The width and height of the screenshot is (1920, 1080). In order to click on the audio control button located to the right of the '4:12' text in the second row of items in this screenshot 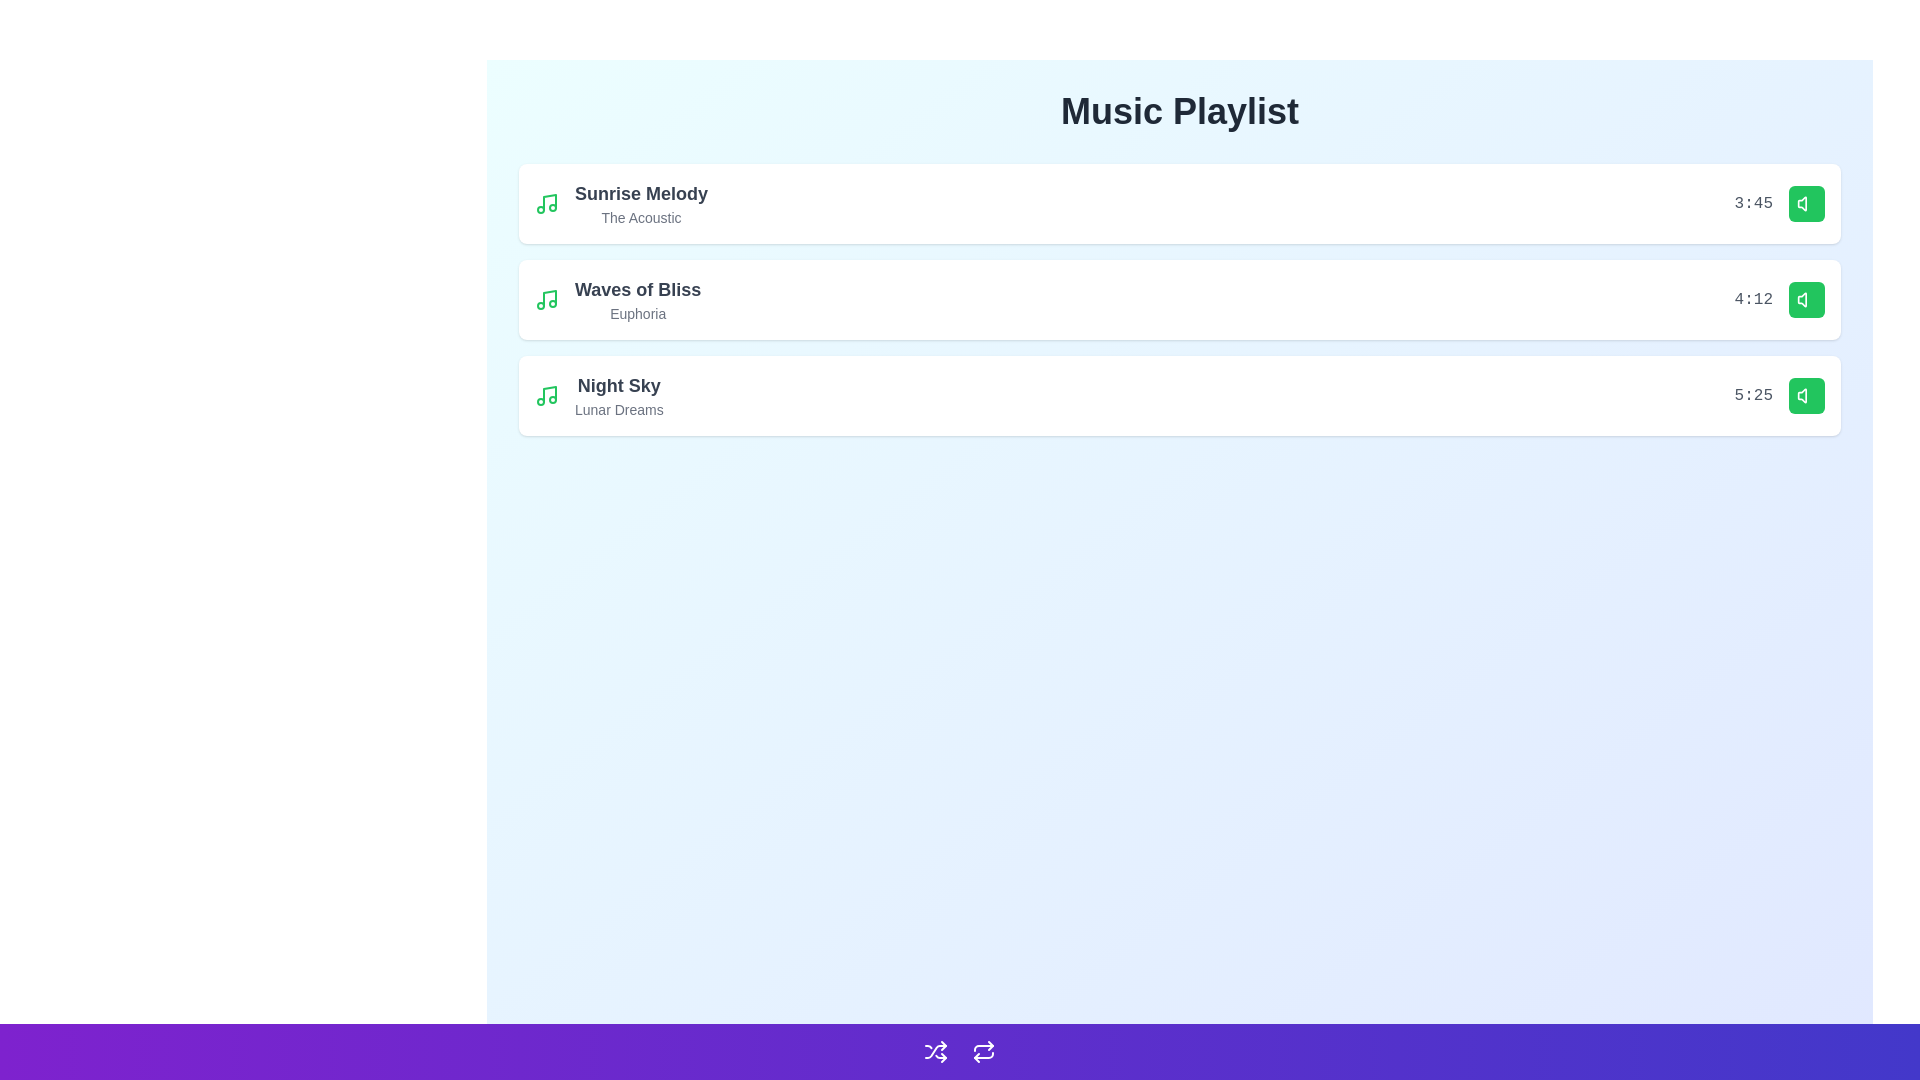, I will do `click(1806, 300)`.